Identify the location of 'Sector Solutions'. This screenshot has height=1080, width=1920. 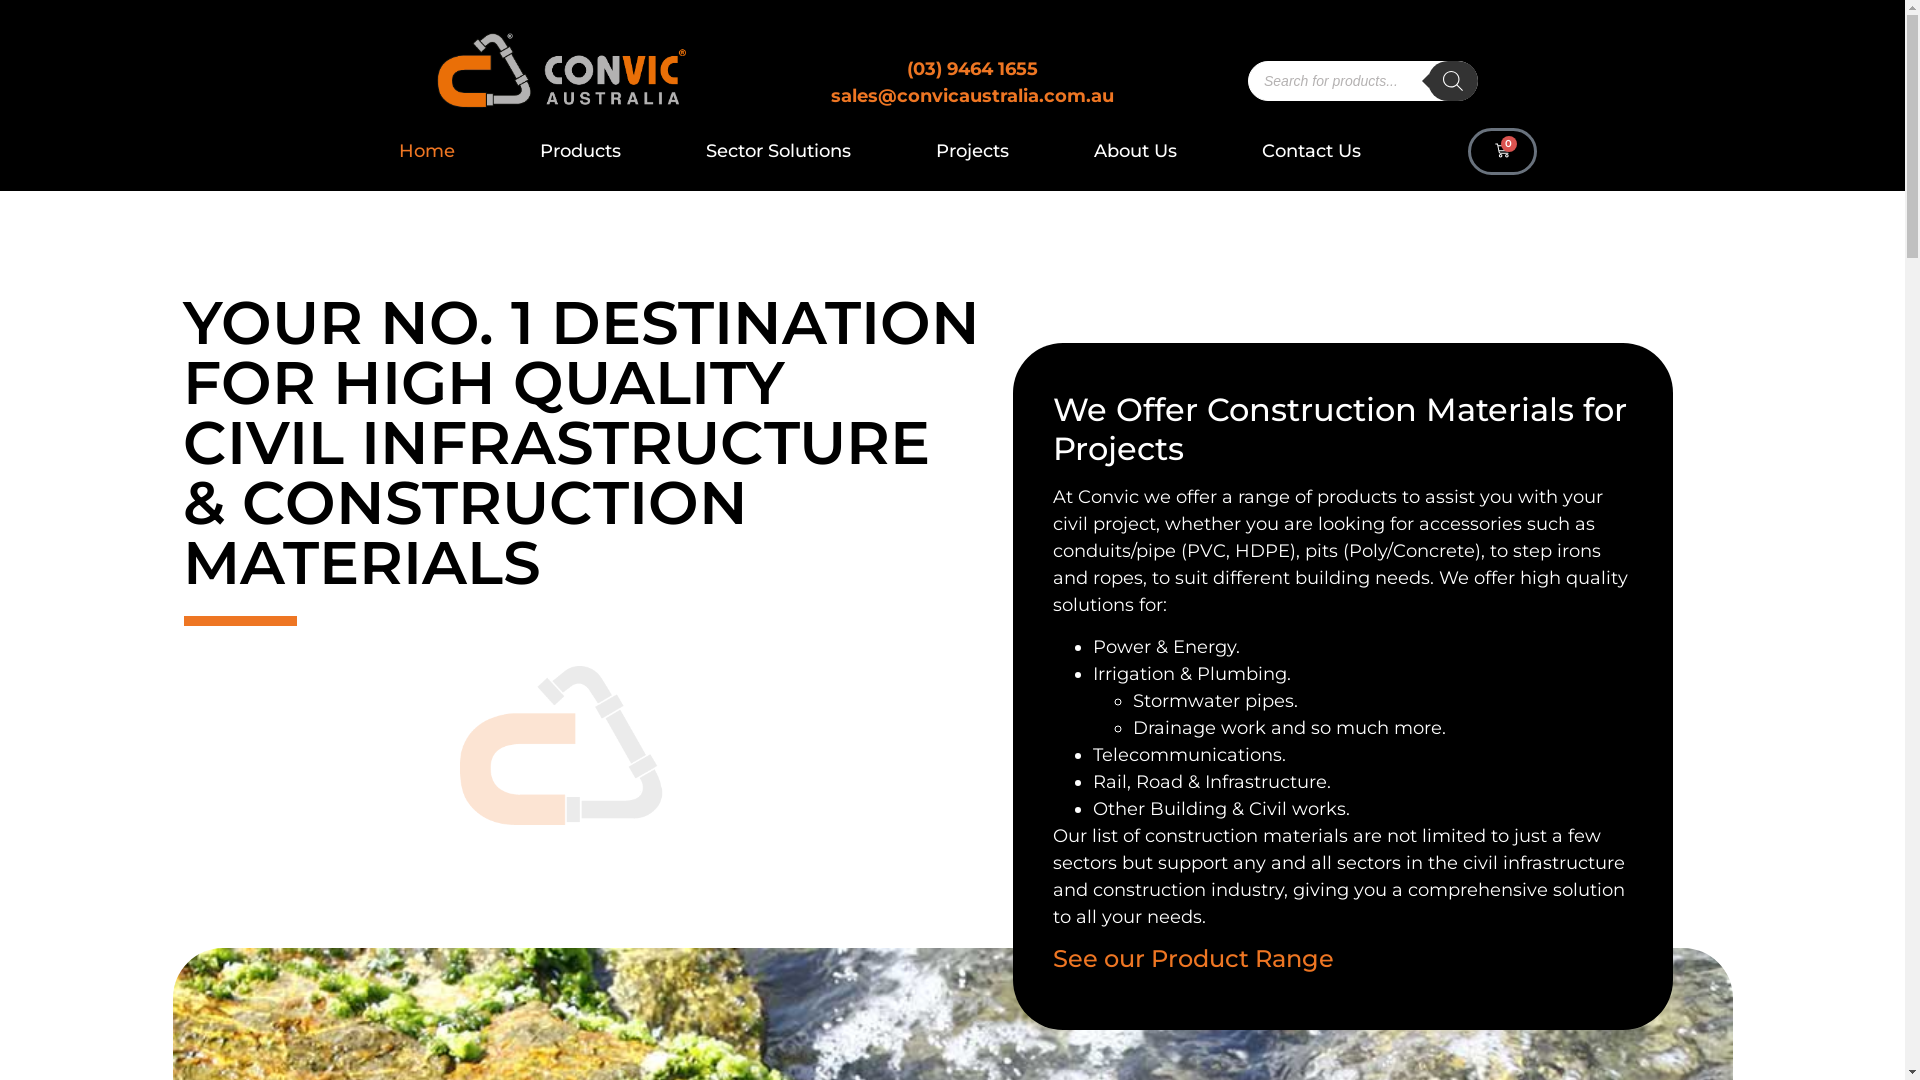
(777, 149).